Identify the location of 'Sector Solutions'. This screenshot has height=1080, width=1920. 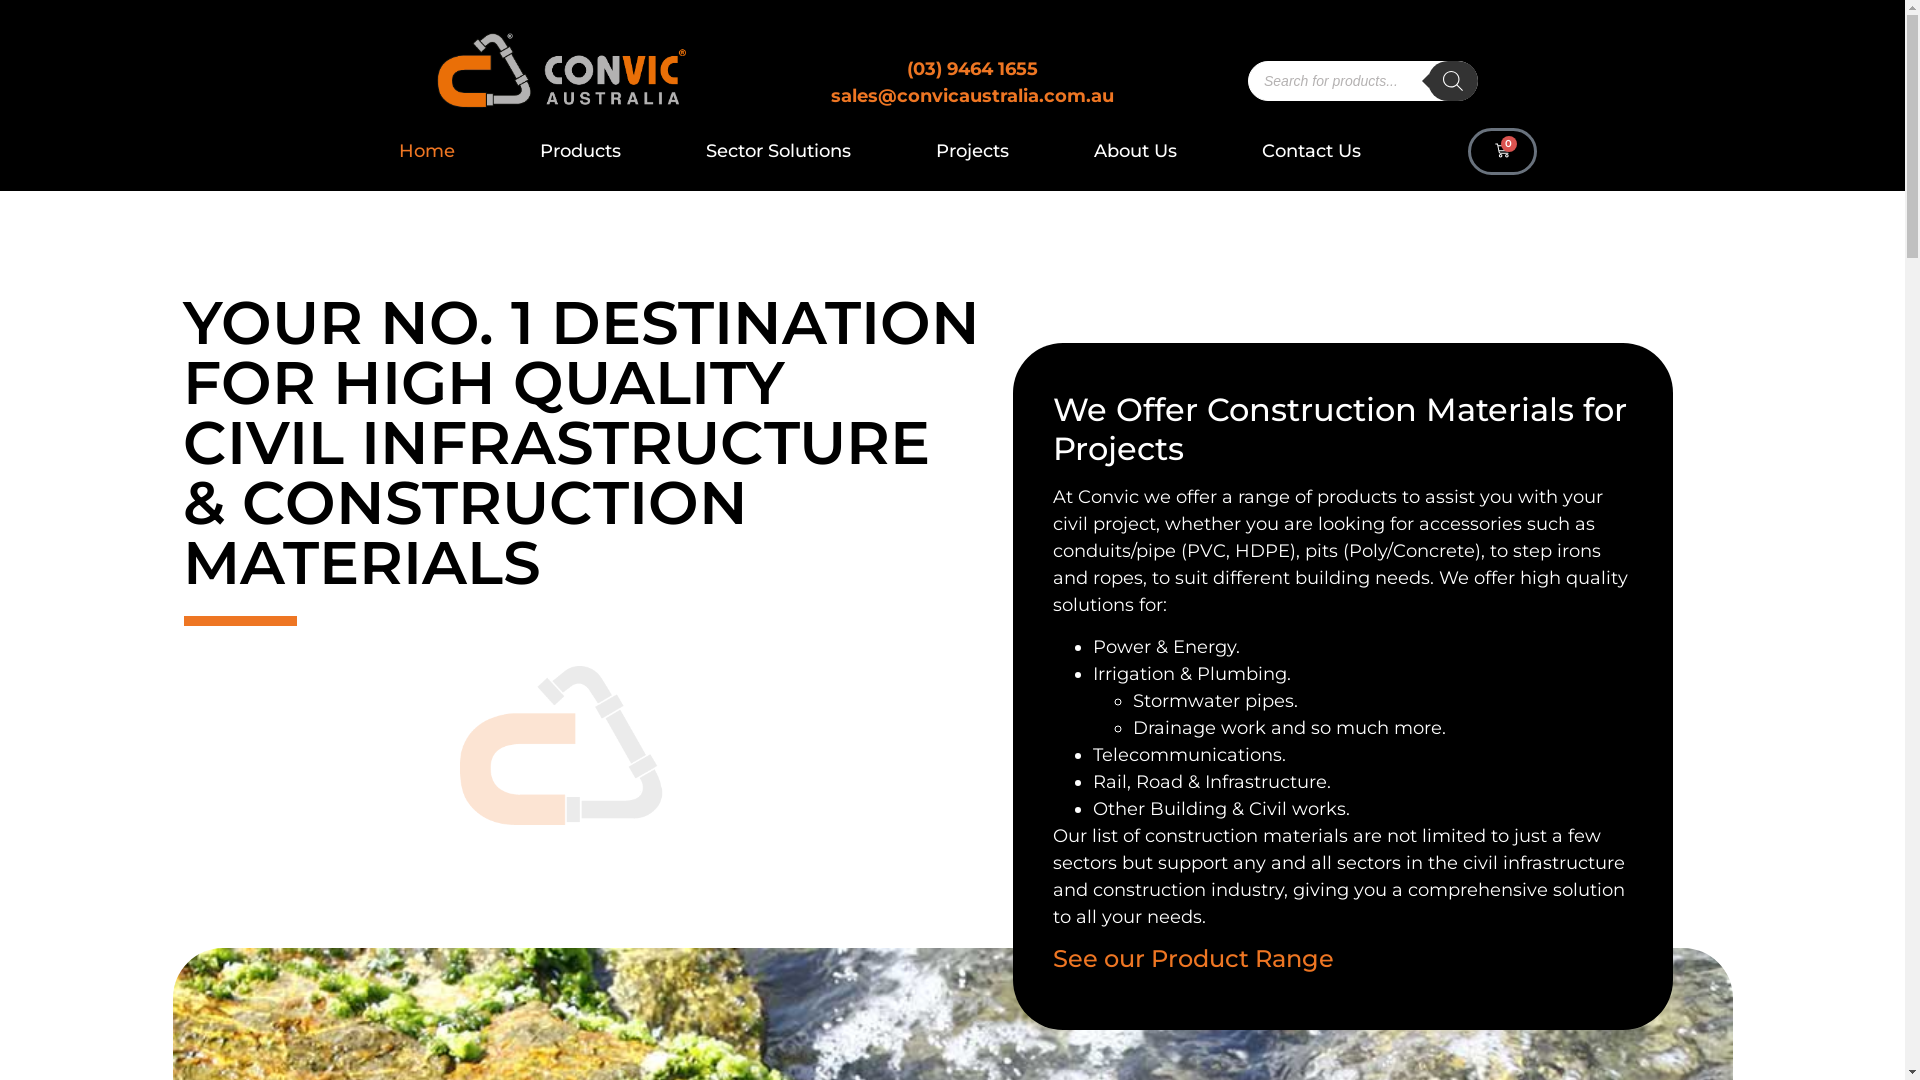
(777, 149).